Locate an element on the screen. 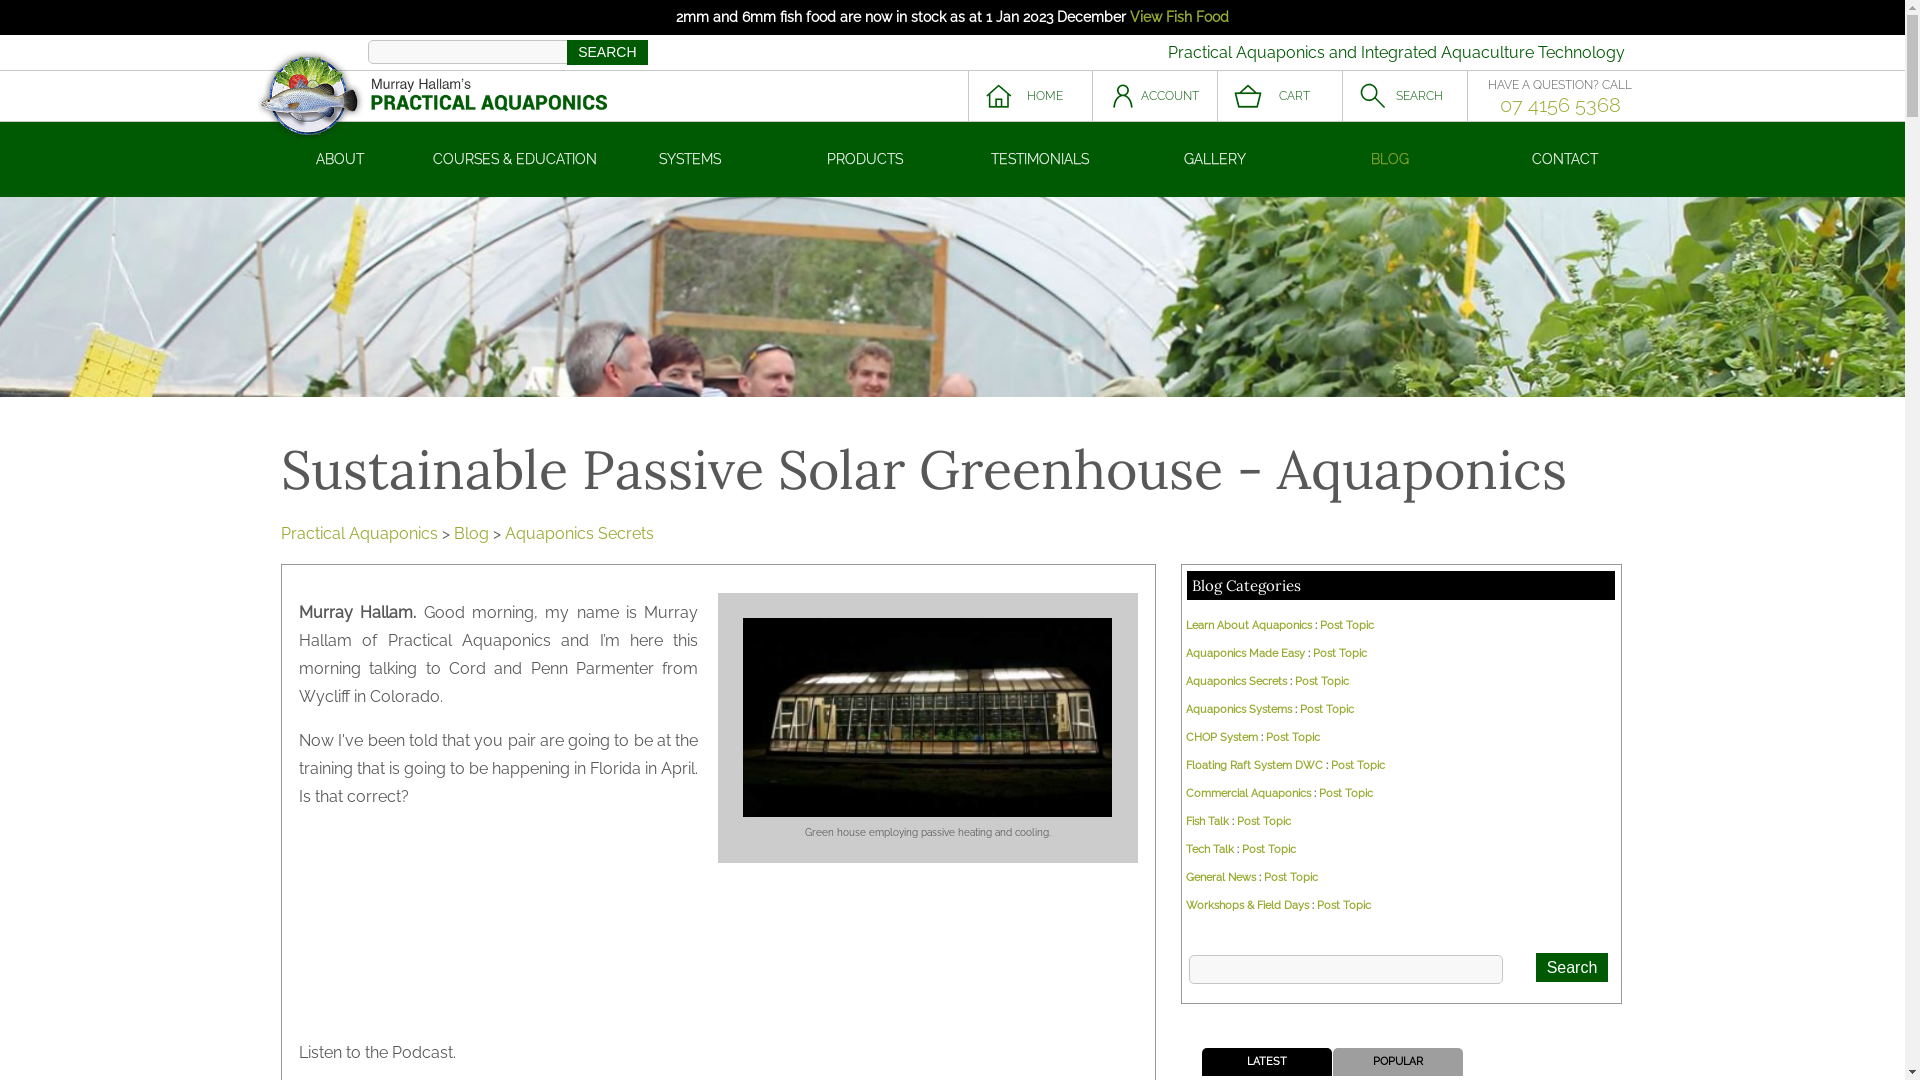 Image resolution: width=1920 pixels, height=1080 pixels. 'Blog Categories' is located at coordinates (1245, 585).